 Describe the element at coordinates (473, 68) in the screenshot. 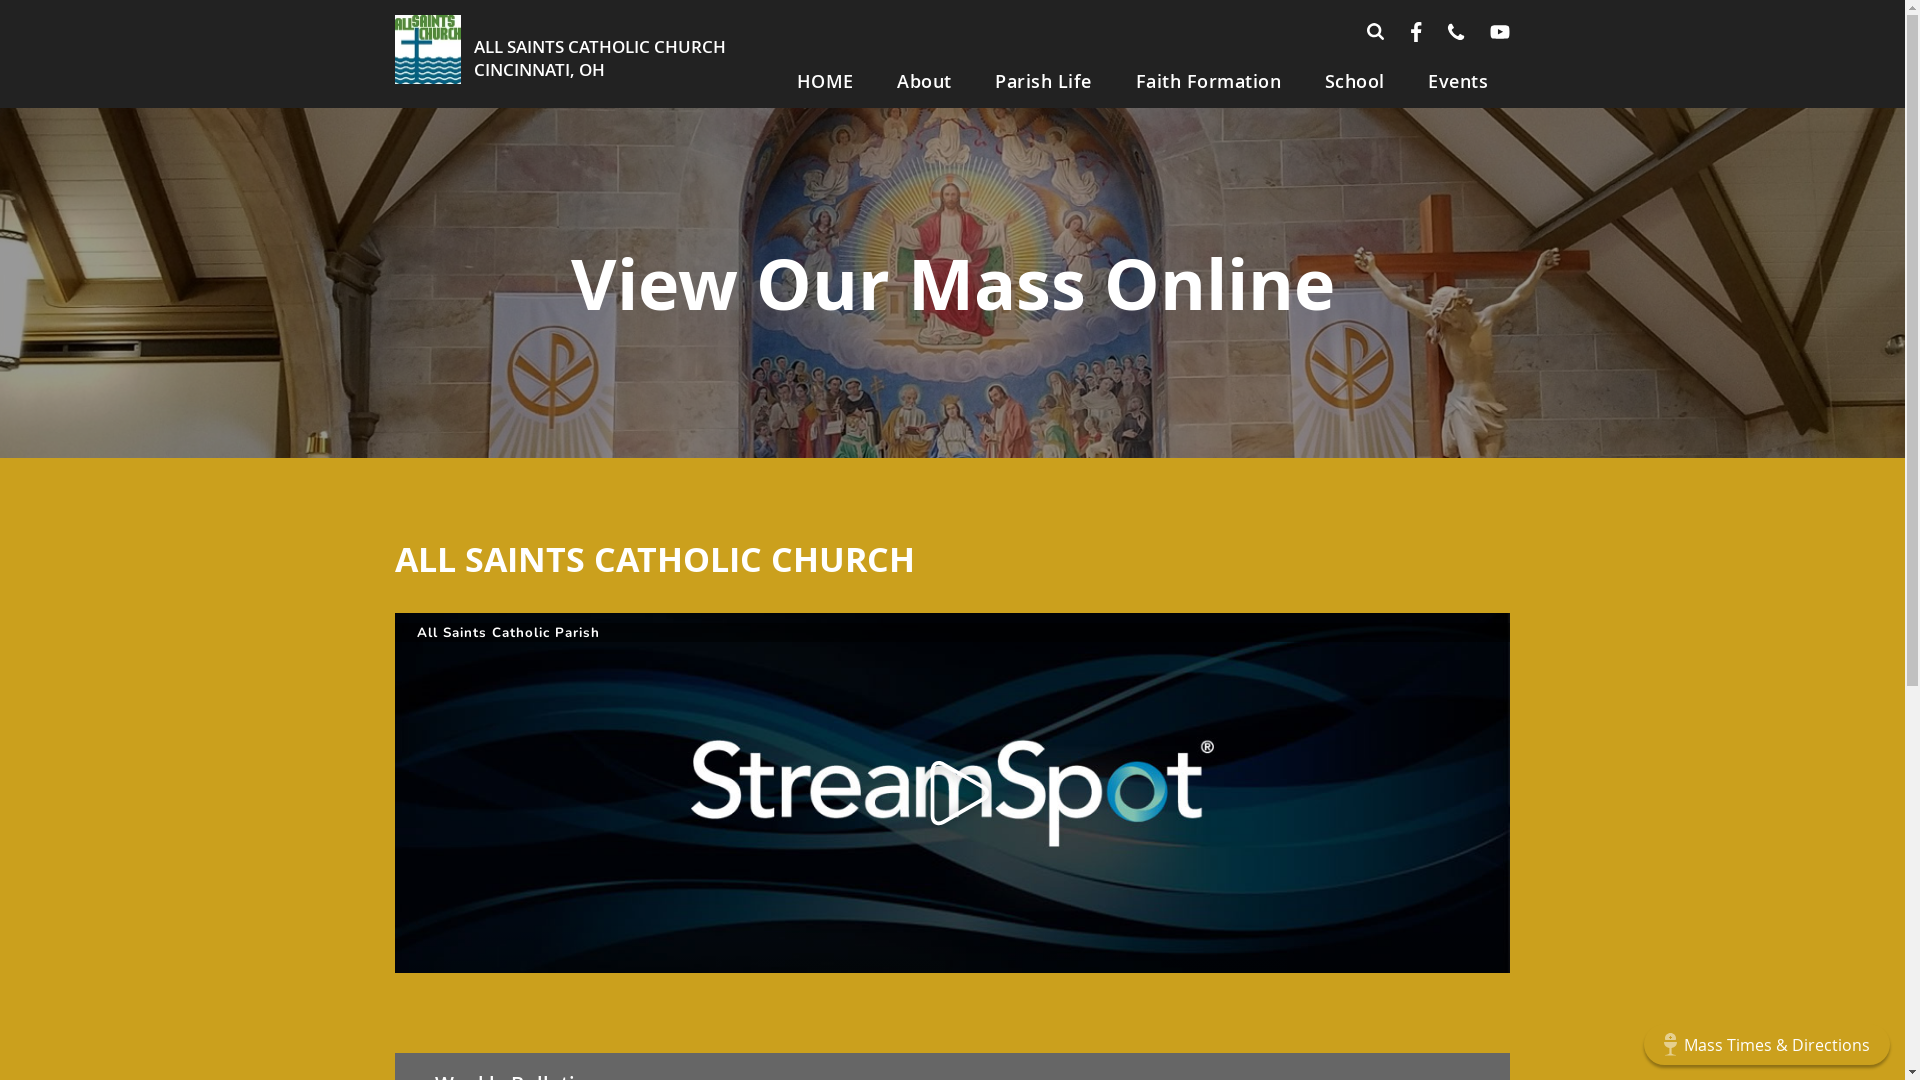

I see `'CINCINNATI, OH'` at that location.